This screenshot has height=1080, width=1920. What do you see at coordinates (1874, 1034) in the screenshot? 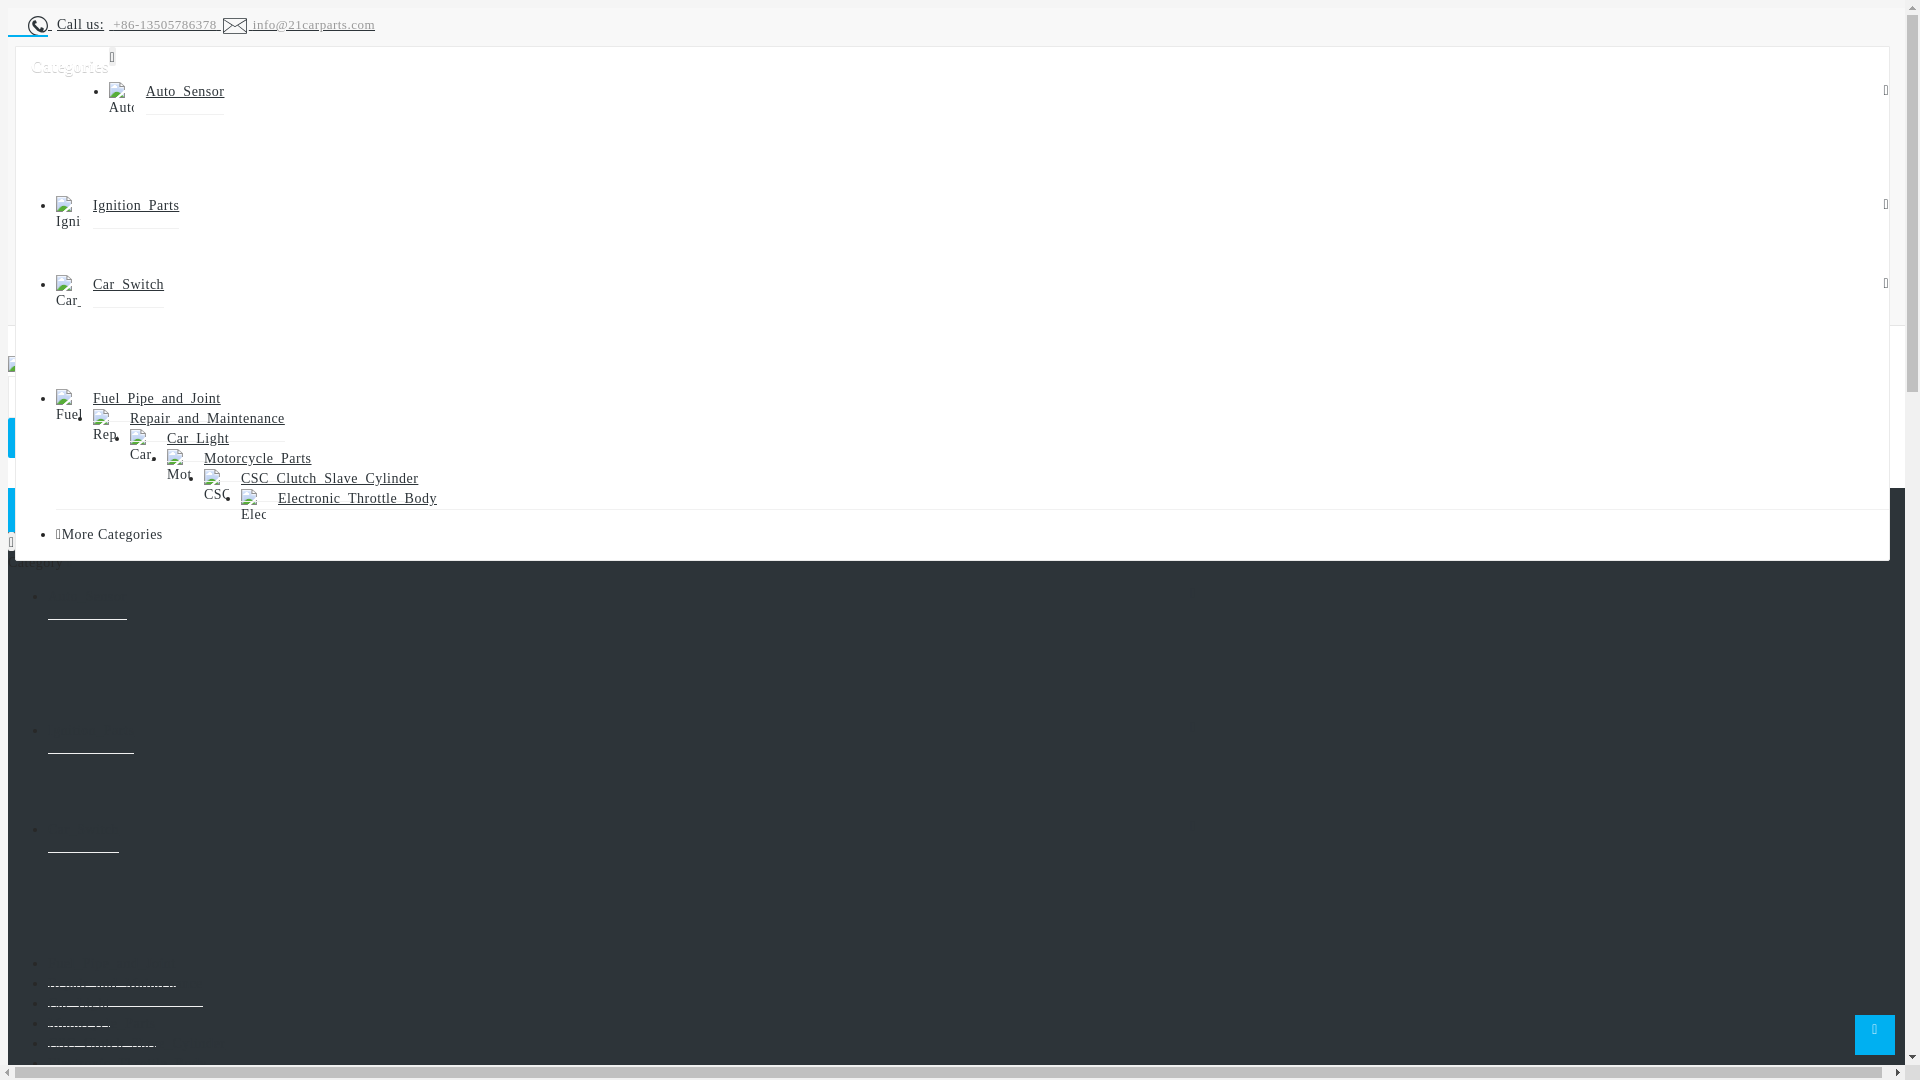
I see `'Scroll to Top'` at bounding box center [1874, 1034].